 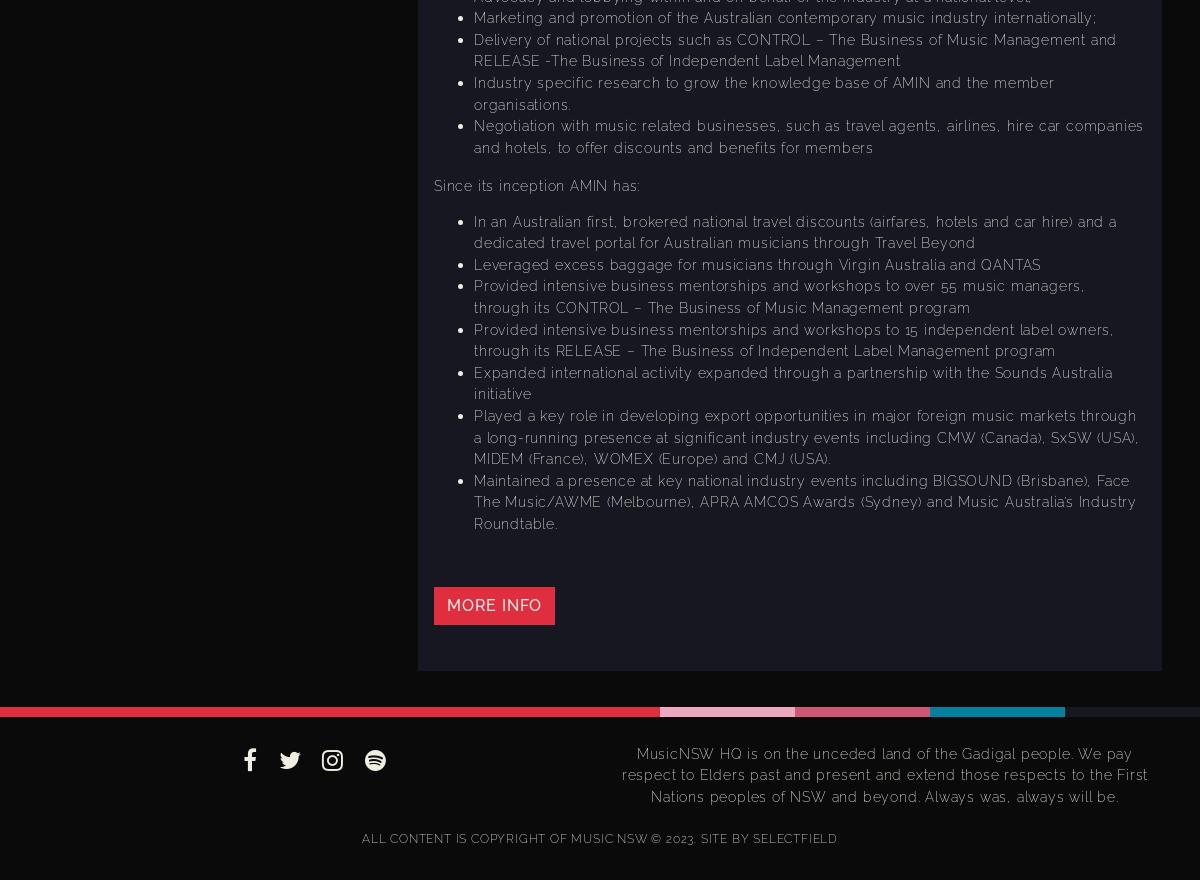 I want to click on 'Delivery of national projects such as CONTROL – The Business of Music Management and RELEASE -The Business of Independent Label Management', so click(x=794, y=49).